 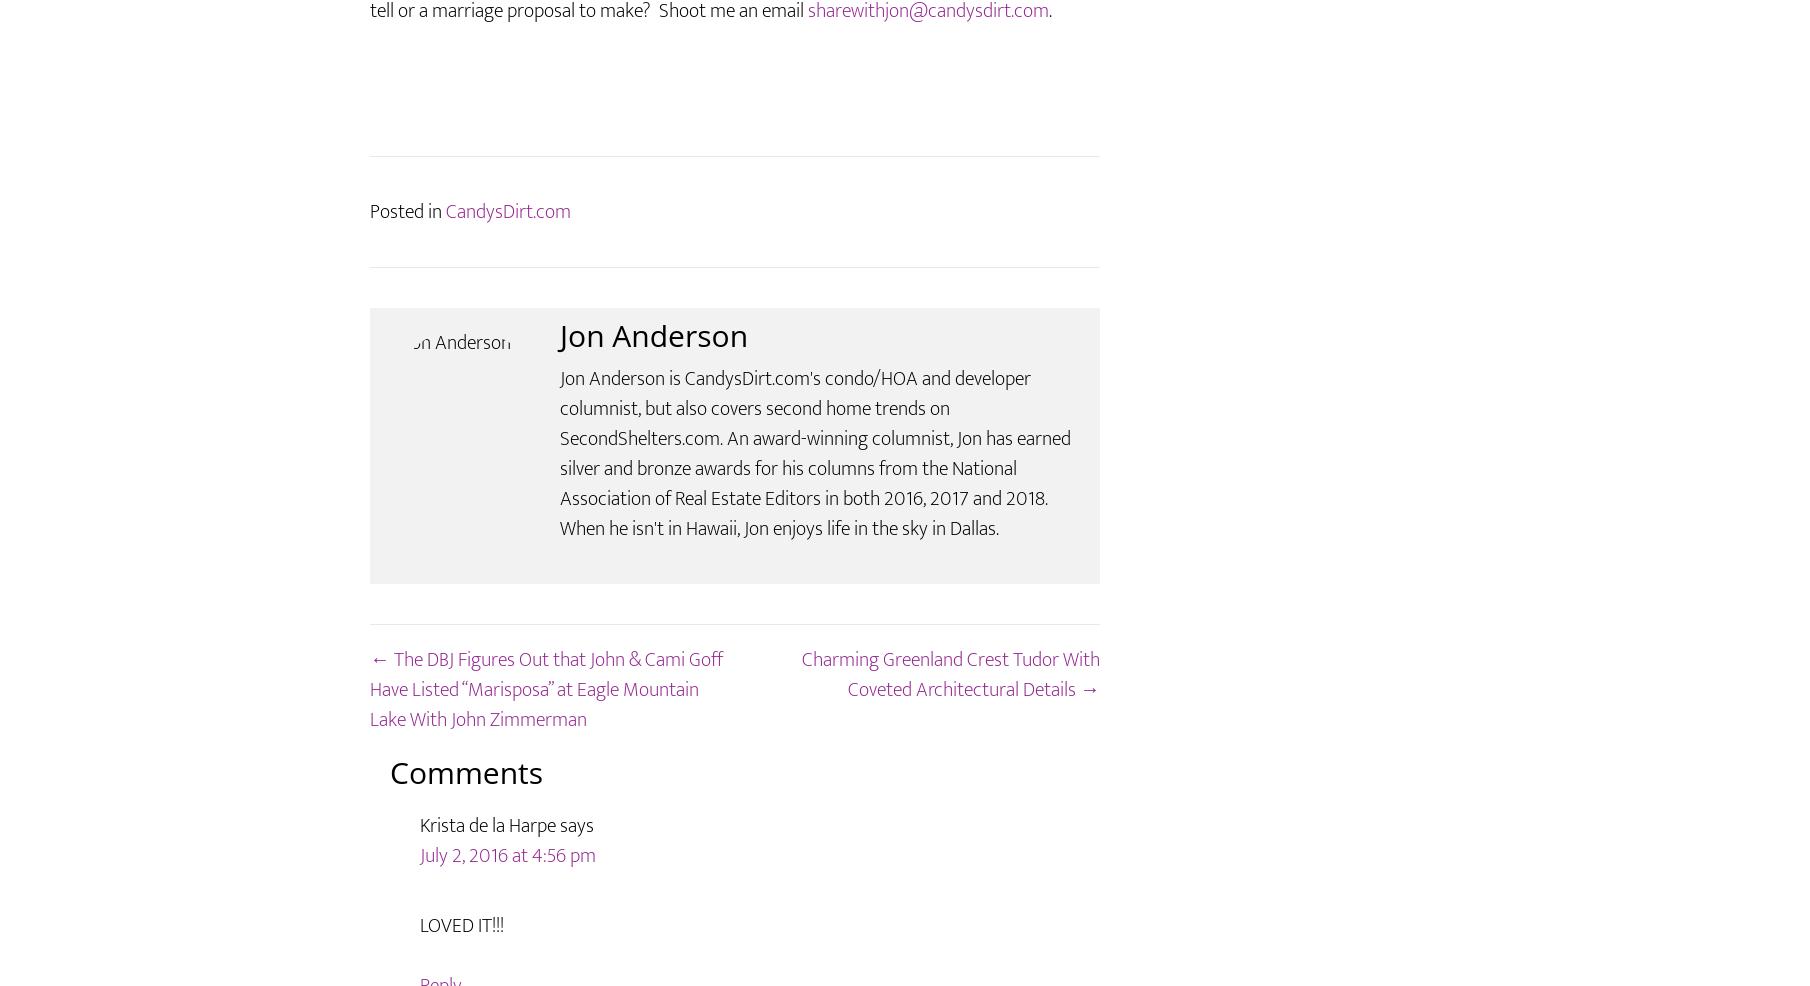 What do you see at coordinates (419, 883) in the screenshot?
I see `'Krista de la Harpe'` at bounding box center [419, 883].